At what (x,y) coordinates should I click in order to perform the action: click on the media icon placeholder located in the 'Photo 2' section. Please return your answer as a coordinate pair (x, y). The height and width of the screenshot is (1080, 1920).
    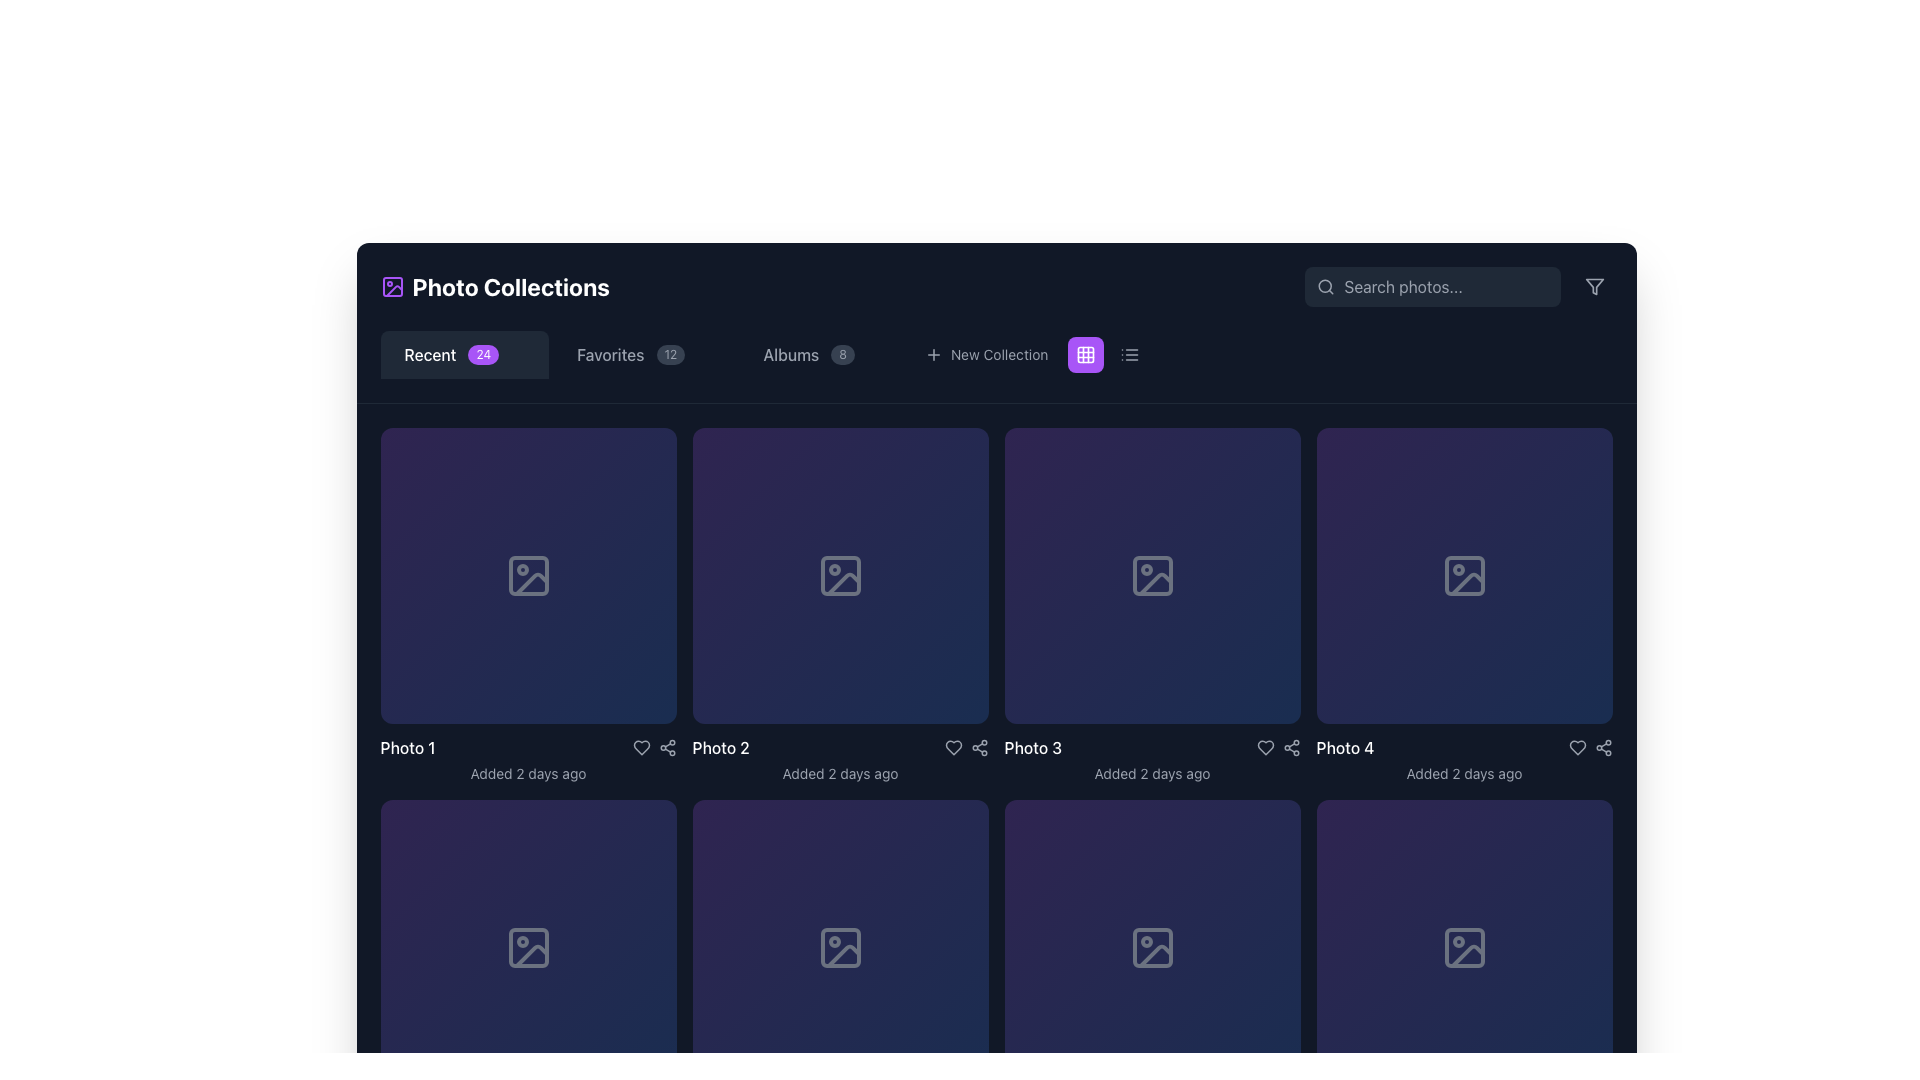
    Looking at the image, I should click on (840, 575).